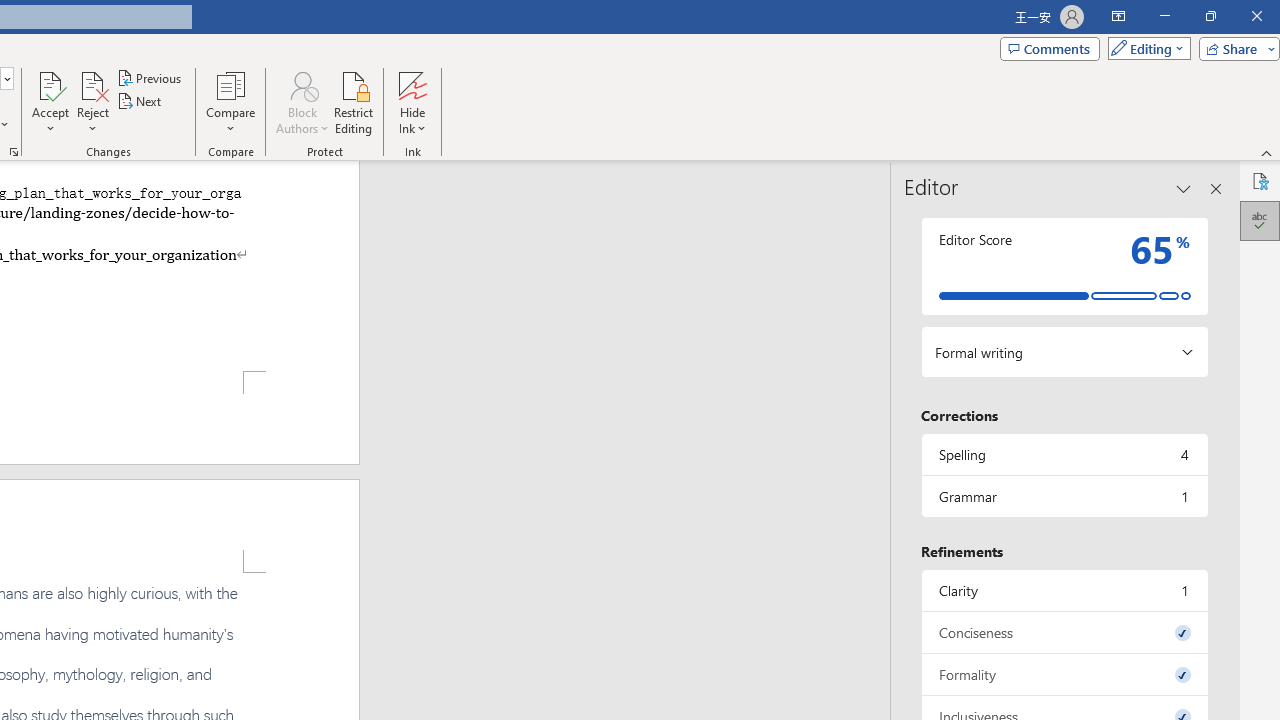 Image resolution: width=1280 pixels, height=720 pixels. Describe the element at coordinates (1063, 632) in the screenshot. I see `'Conciseness, 0 issues. Press space or enter to review items.'` at that location.